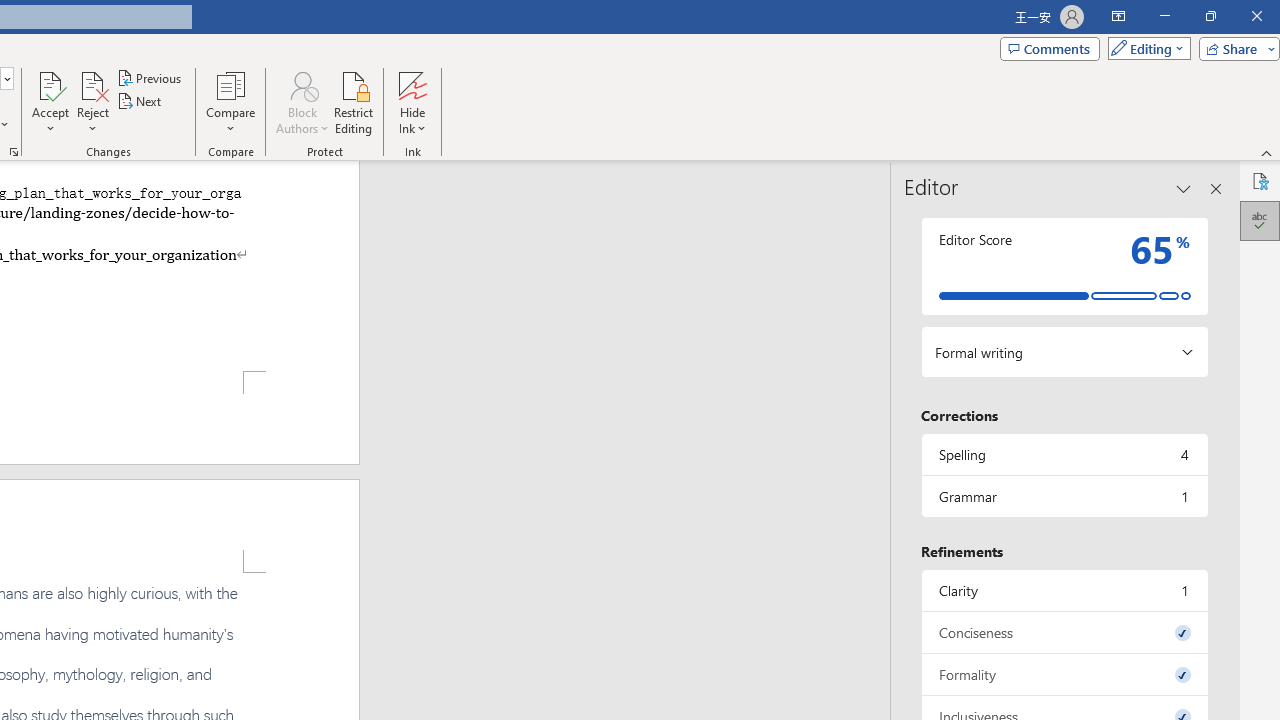 Image resolution: width=1280 pixels, height=720 pixels. Describe the element at coordinates (1063, 632) in the screenshot. I see `'Conciseness, 0 issues. Press space or enter to review items.'` at that location.